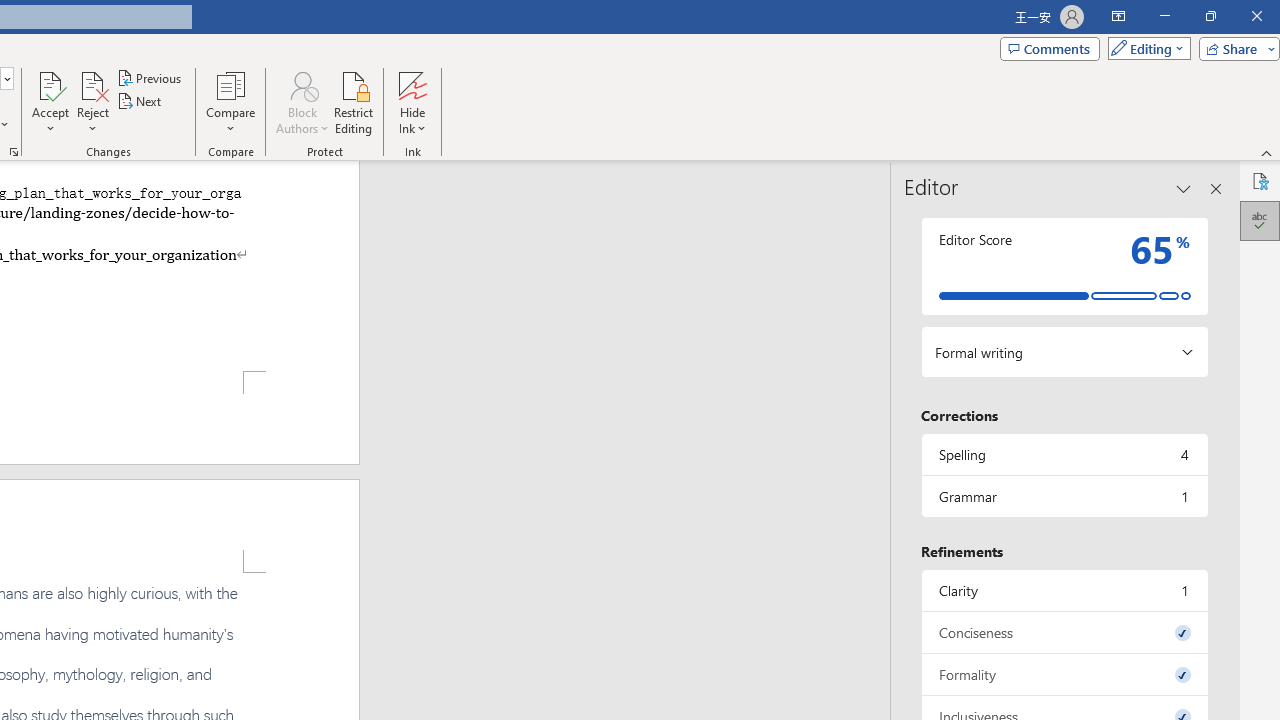 Image resolution: width=1280 pixels, height=720 pixels. Describe the element at coordinates (1063, 632) in the screenshot. I see `'Conciseness, 0 issues. Press space or enter to review items.'` at that location.